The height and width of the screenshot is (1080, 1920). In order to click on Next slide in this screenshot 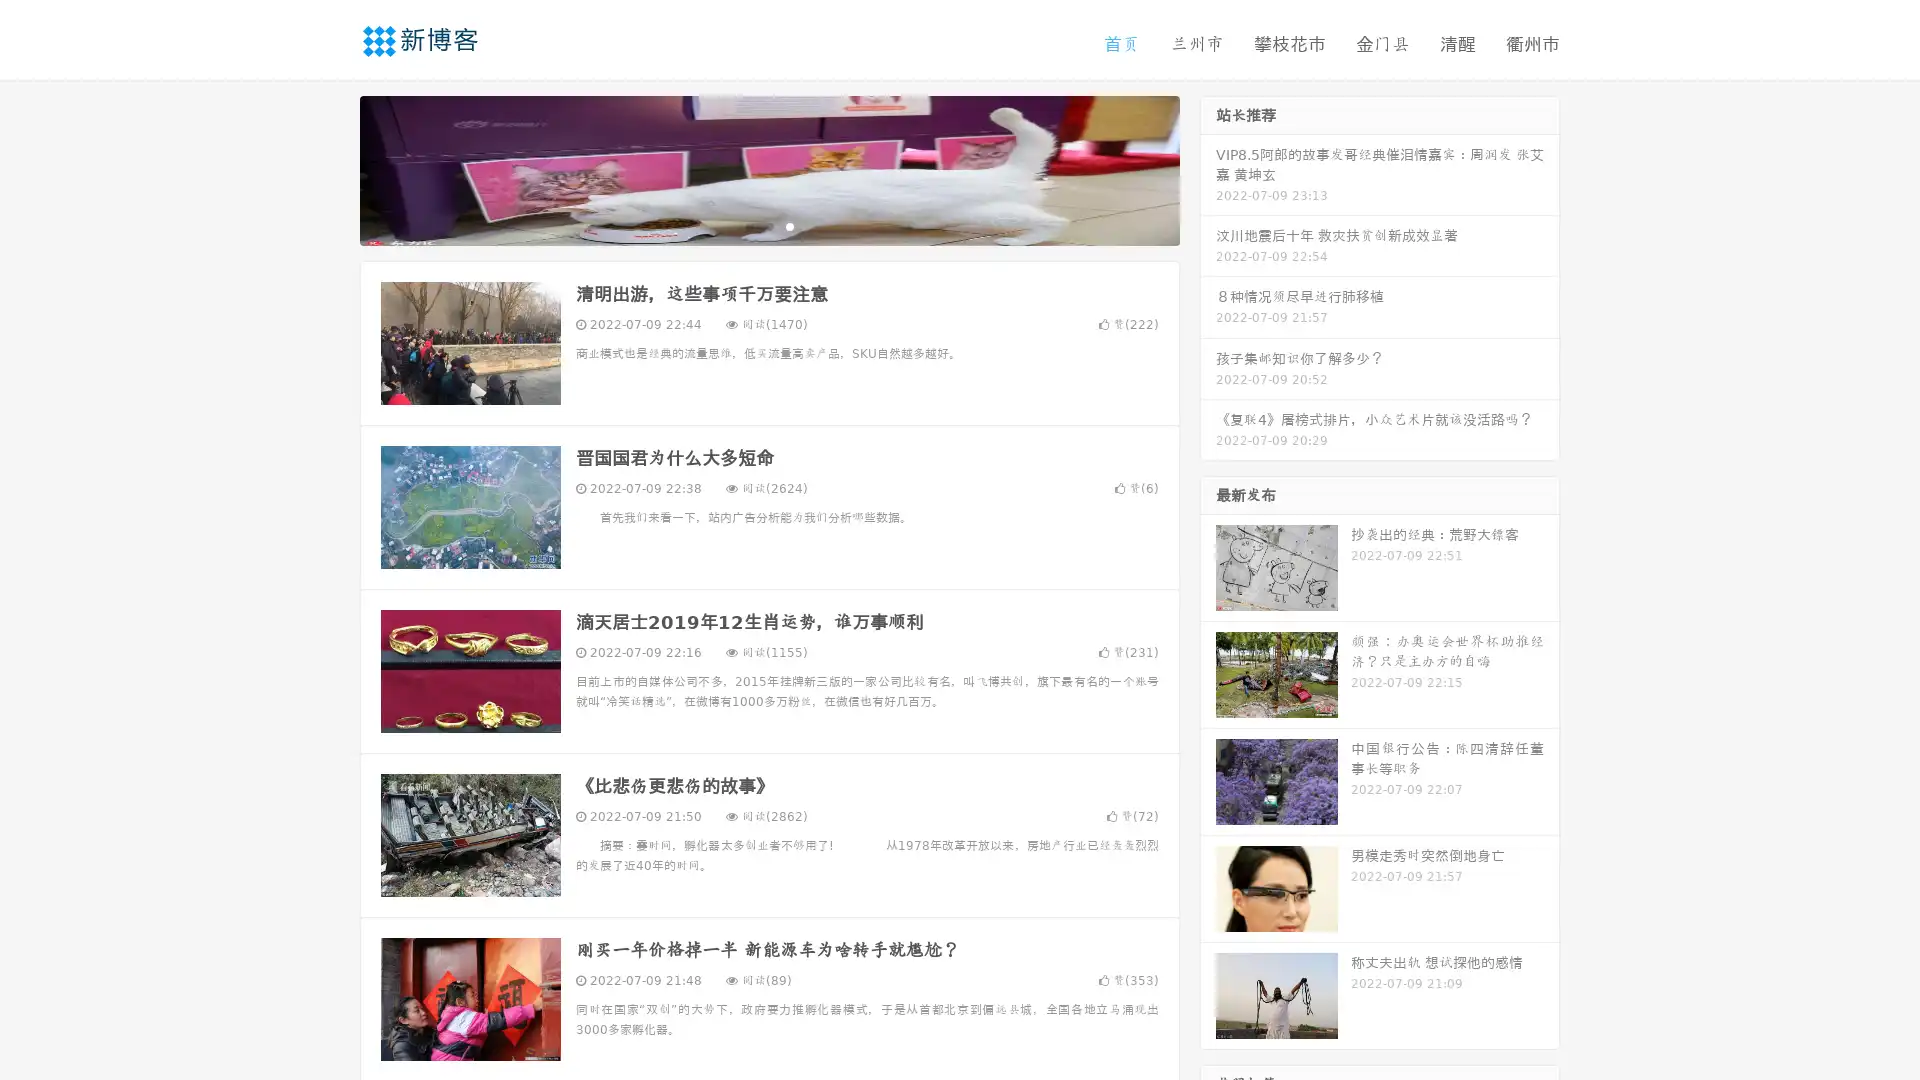, I will do `click(1208, 168)`.